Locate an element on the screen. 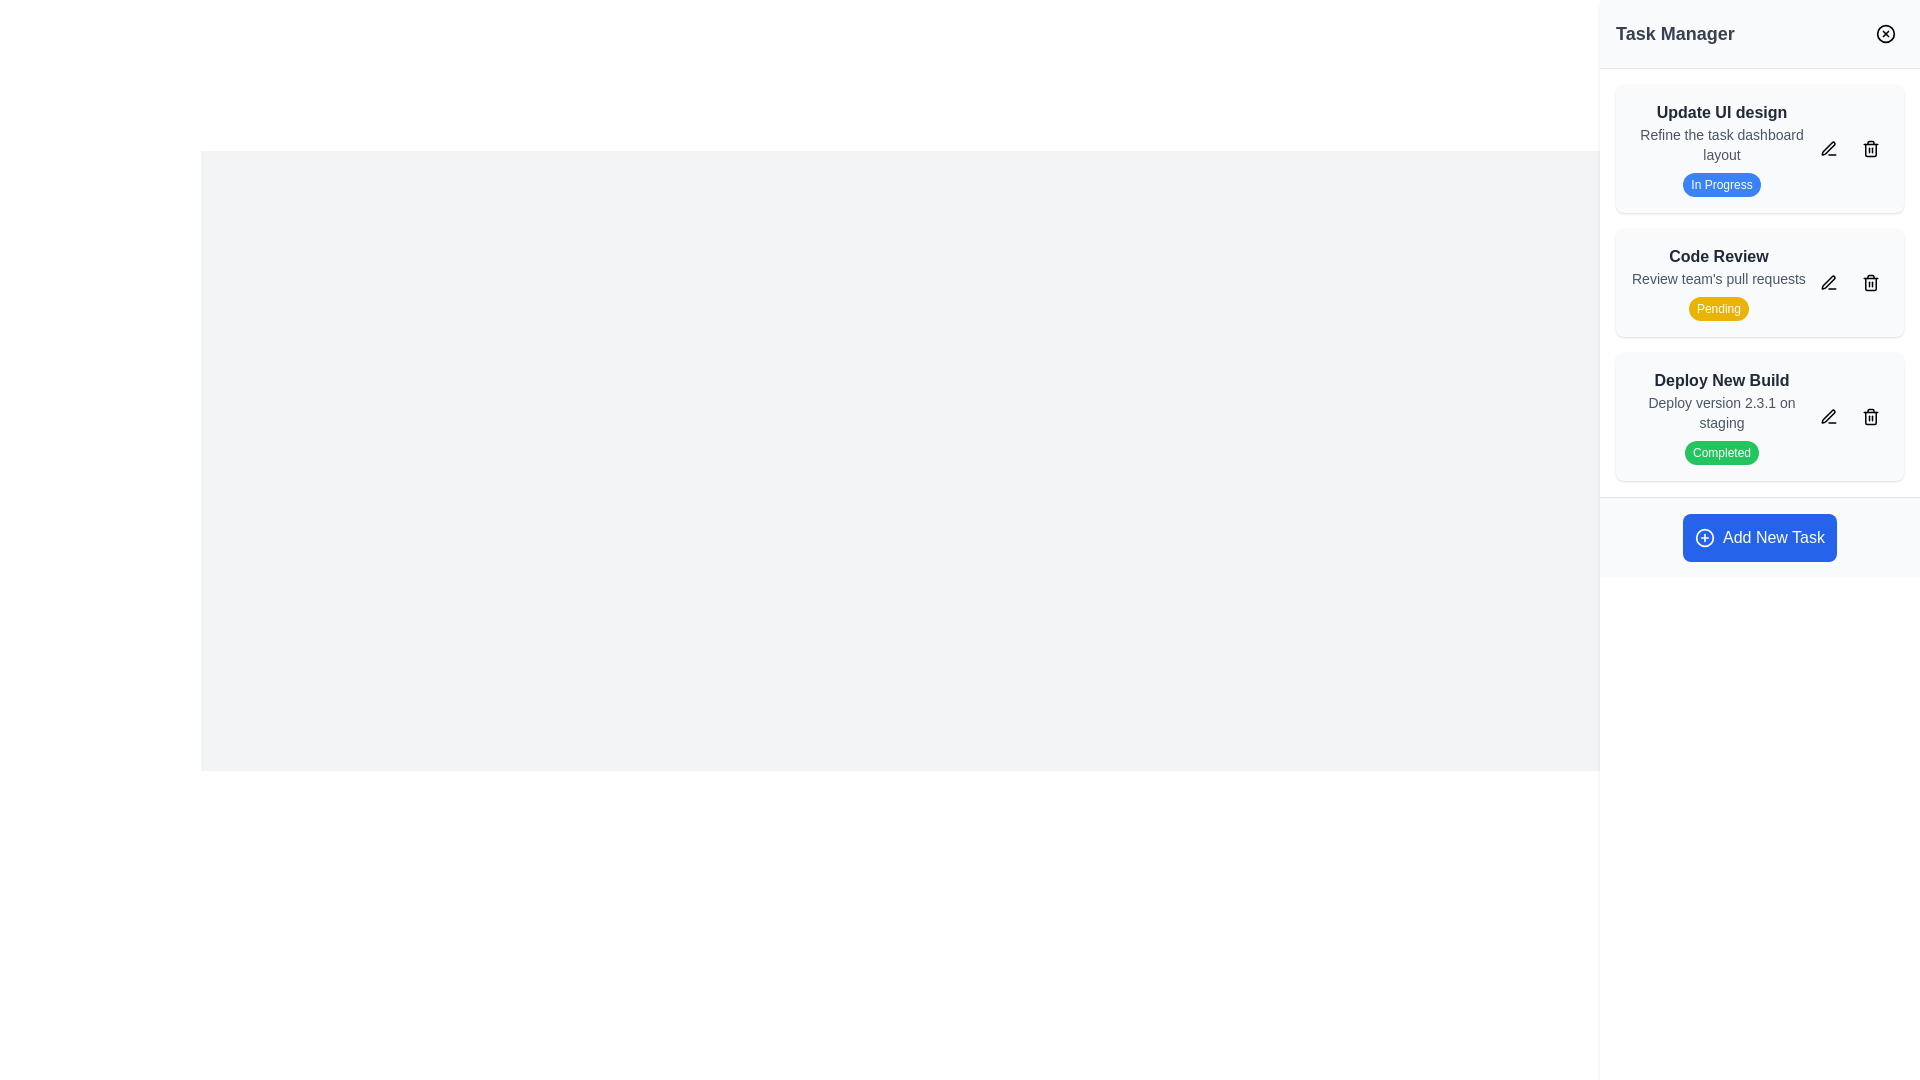  the trash can icon button located within the 'Update UI design' task card is located at coordinates (1870, 148).